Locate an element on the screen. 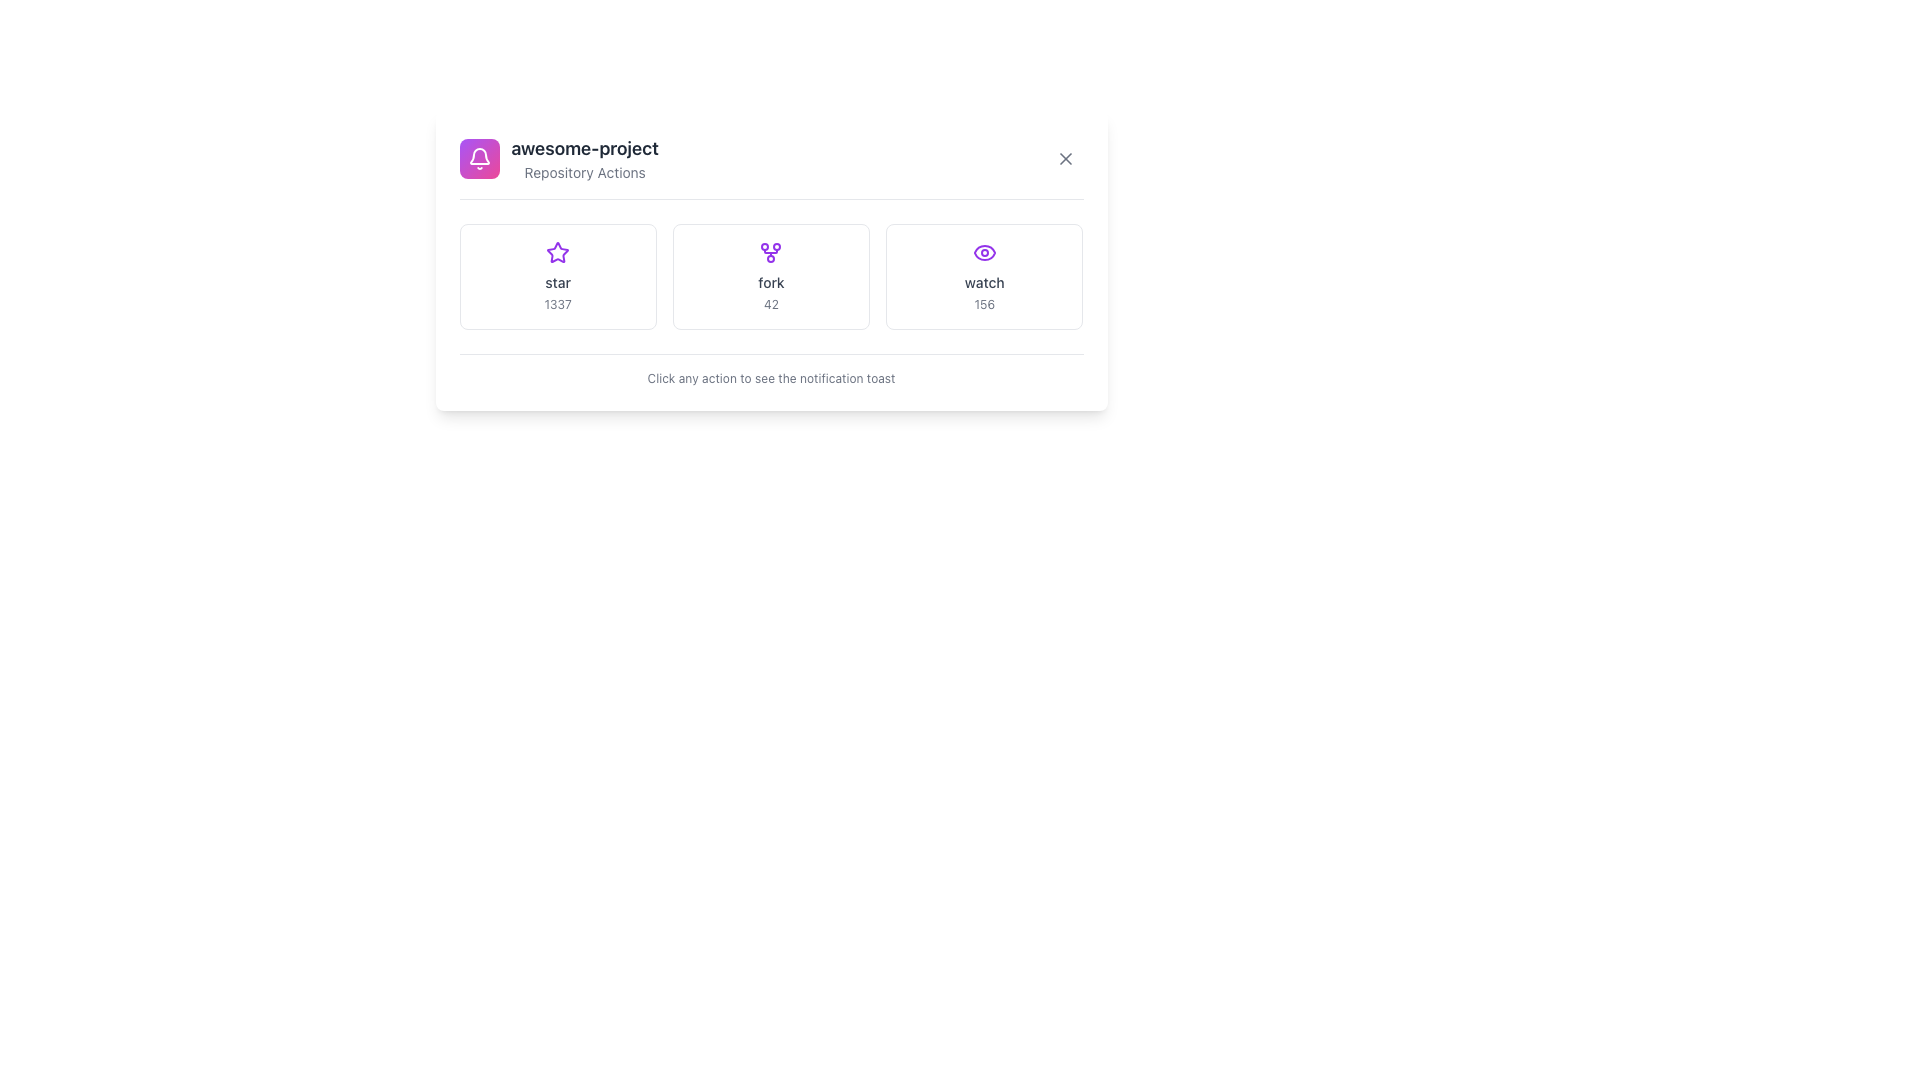  the button that features a card-like structure with an eye icon in purple, the text 'watch' in black, and the number '156' in gray, which is the third card in a row of three elements is located at coordinates (984, 277).